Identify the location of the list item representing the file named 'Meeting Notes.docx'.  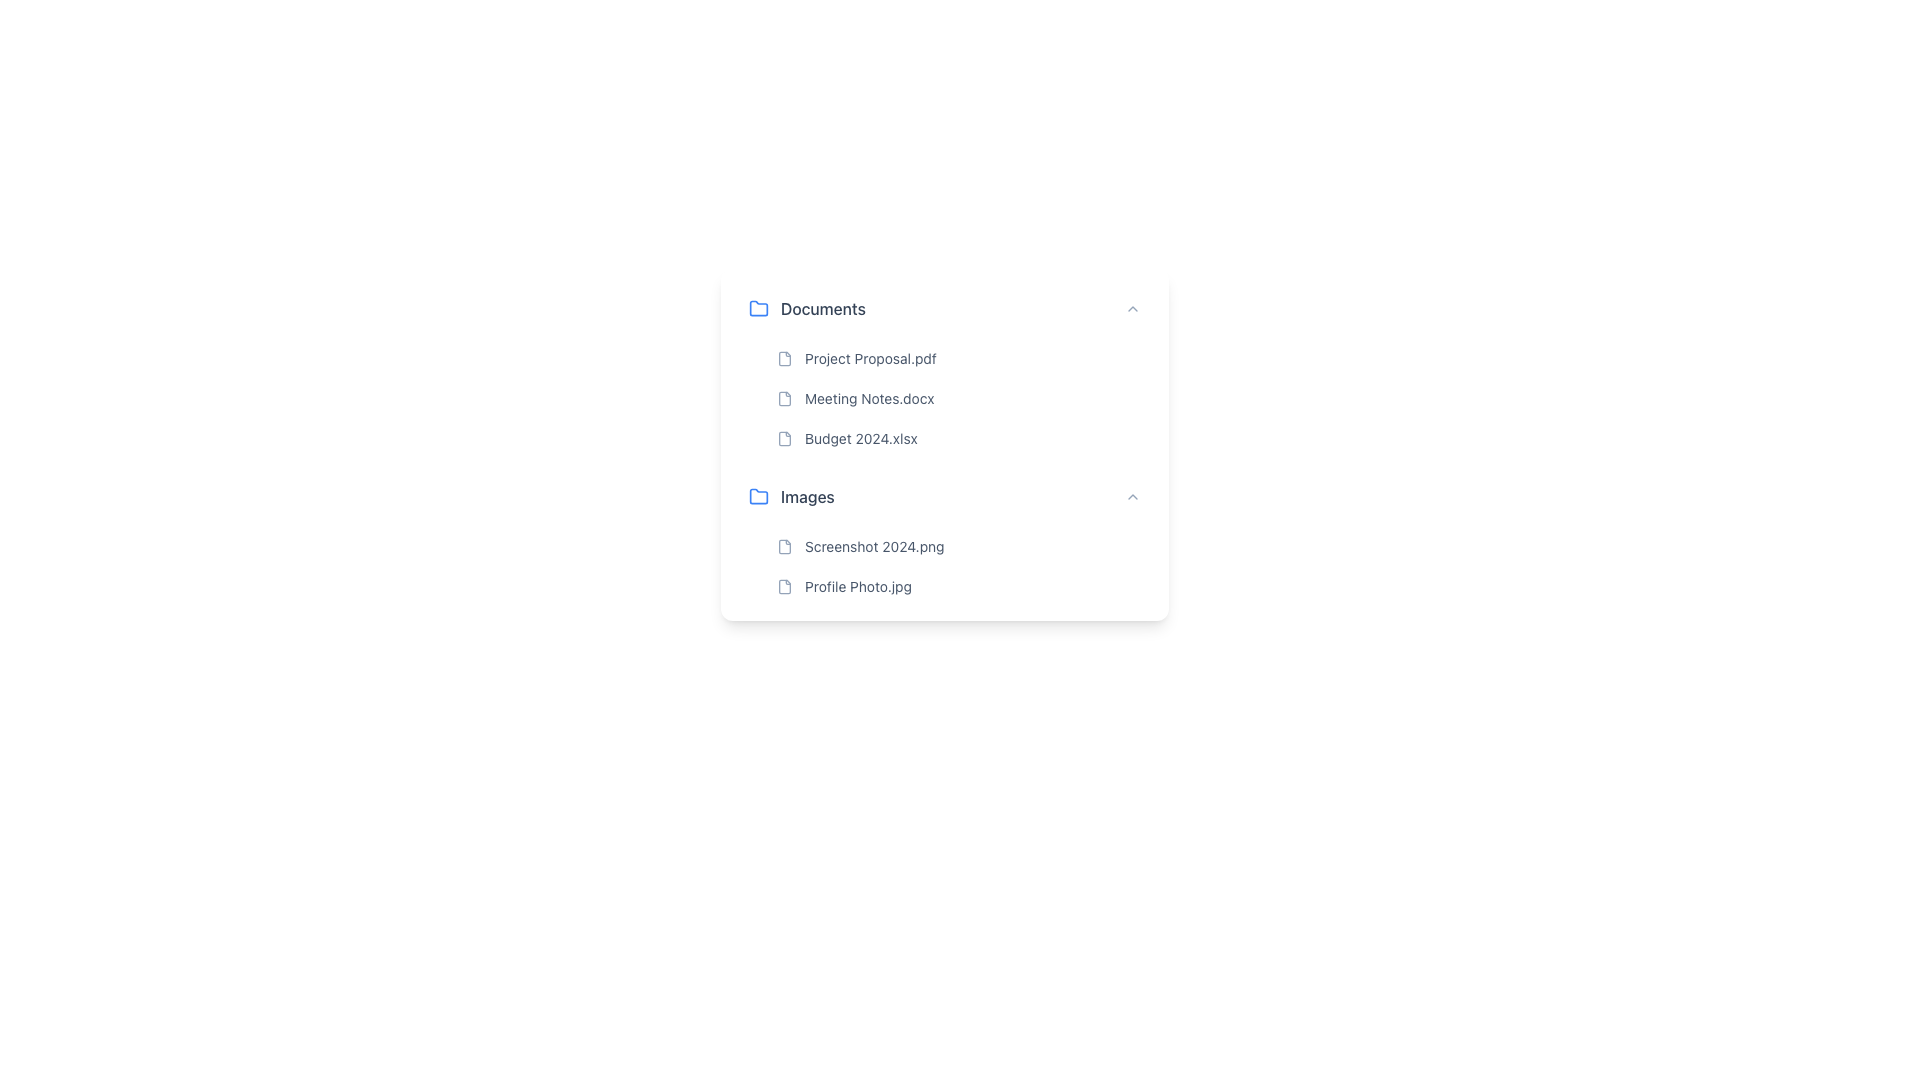
(960, 398).